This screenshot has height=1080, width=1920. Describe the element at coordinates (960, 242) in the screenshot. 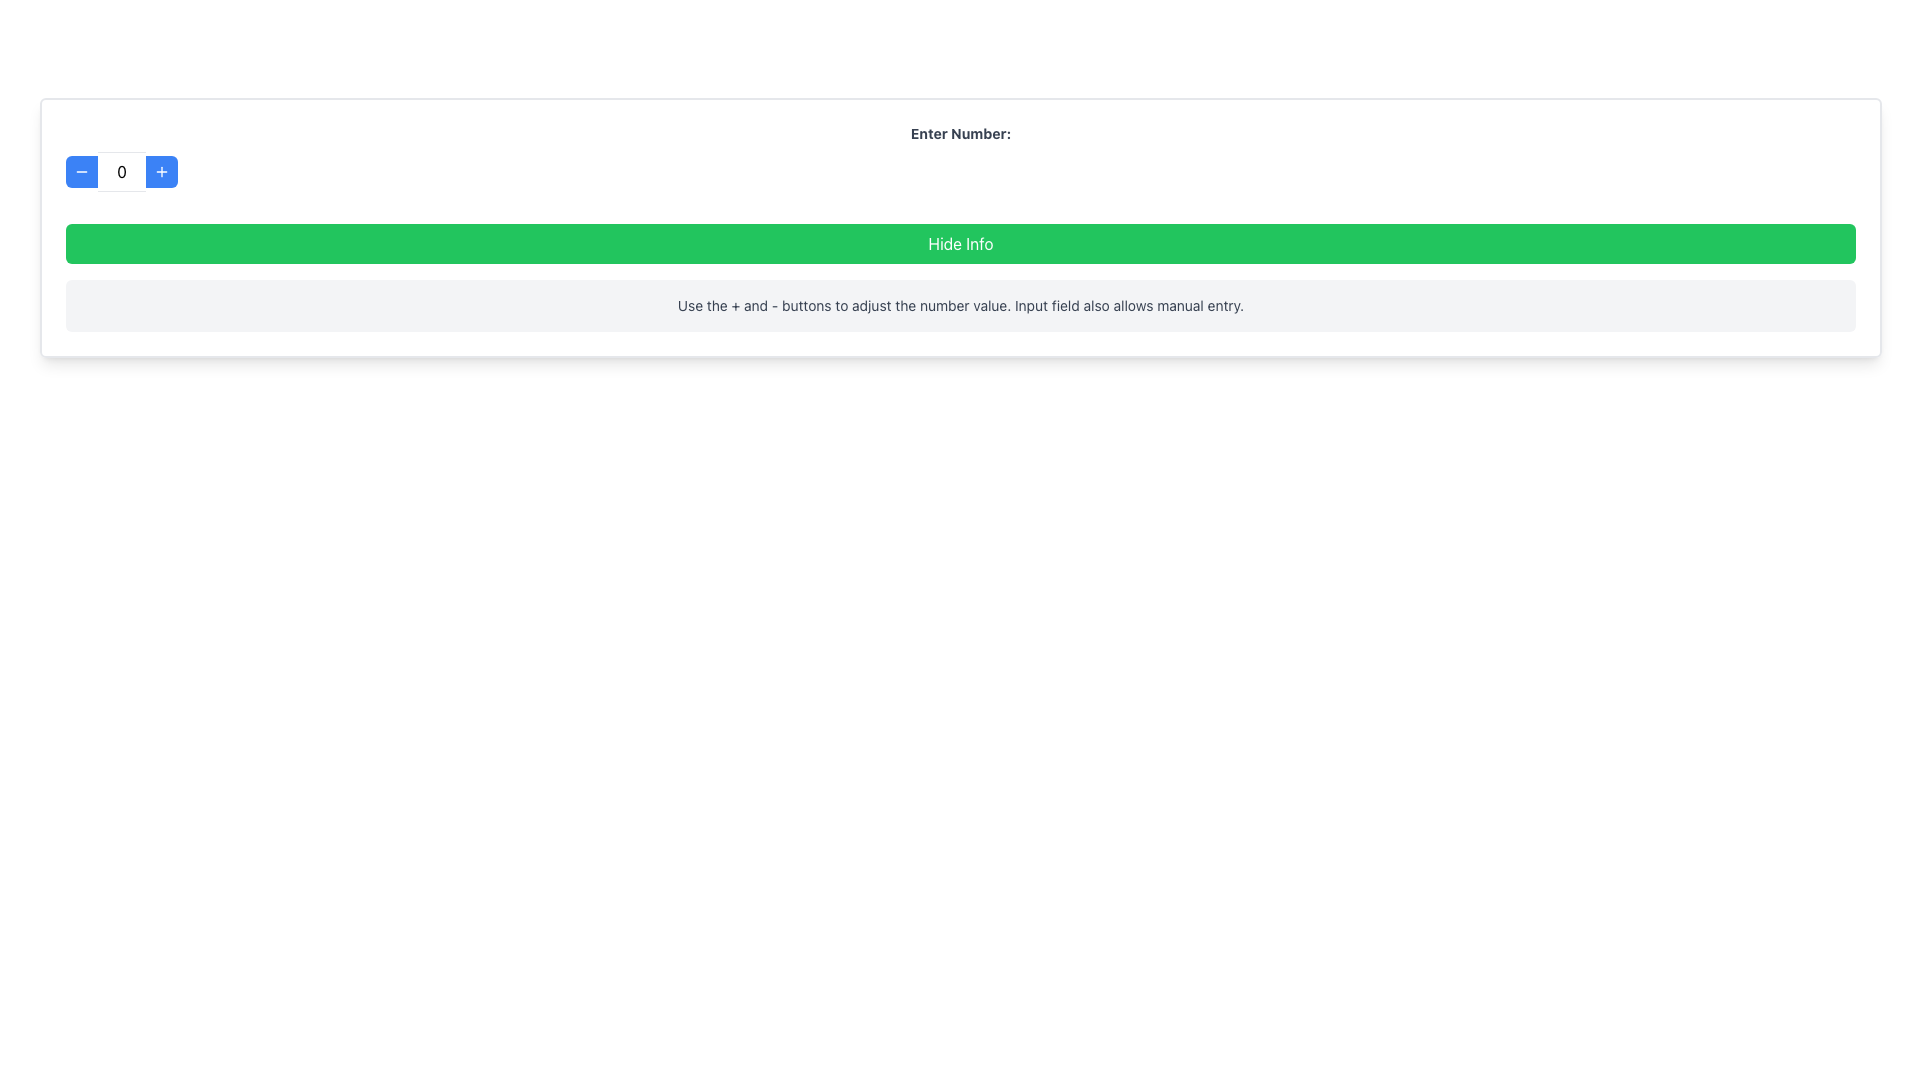

I see `the button that toggles the visibility of additional information, located centrally below the number input section and above the textual description` at that location.